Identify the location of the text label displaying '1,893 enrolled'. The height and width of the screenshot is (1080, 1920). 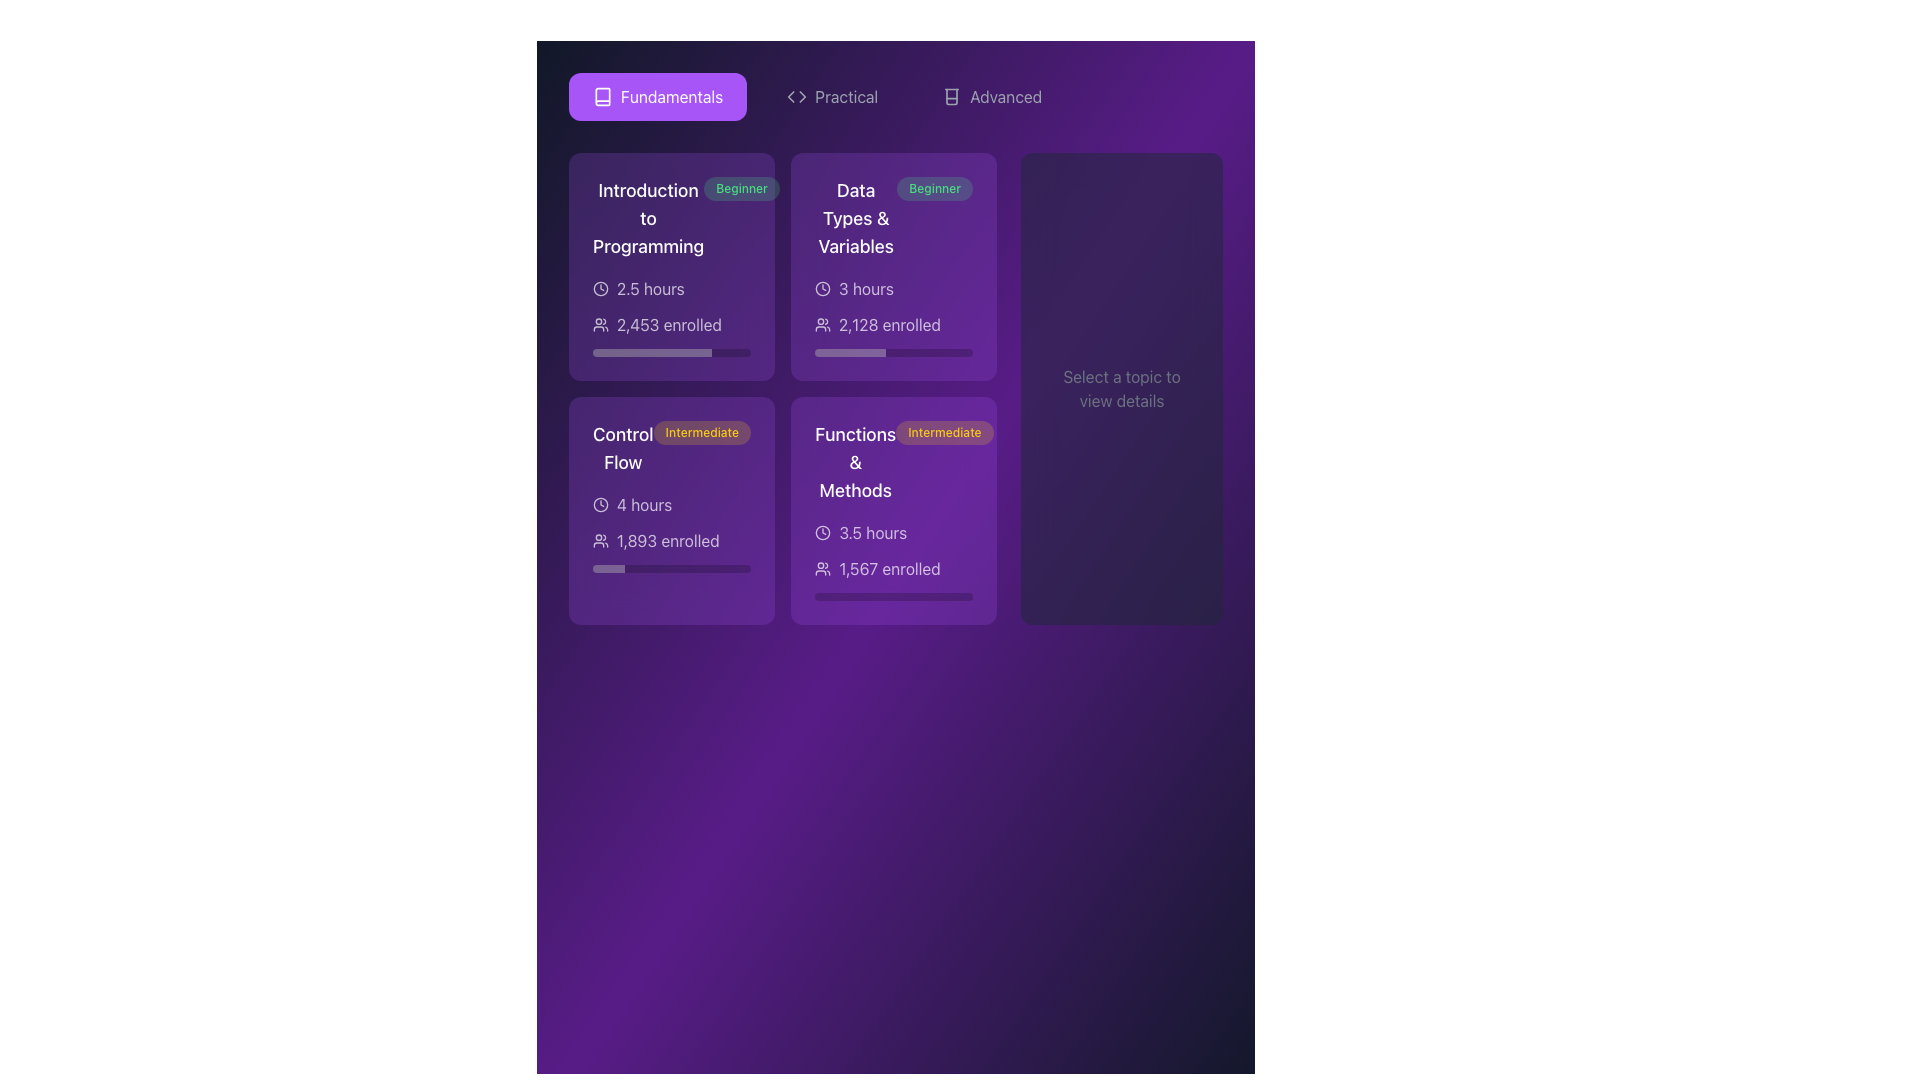
(668, 540).